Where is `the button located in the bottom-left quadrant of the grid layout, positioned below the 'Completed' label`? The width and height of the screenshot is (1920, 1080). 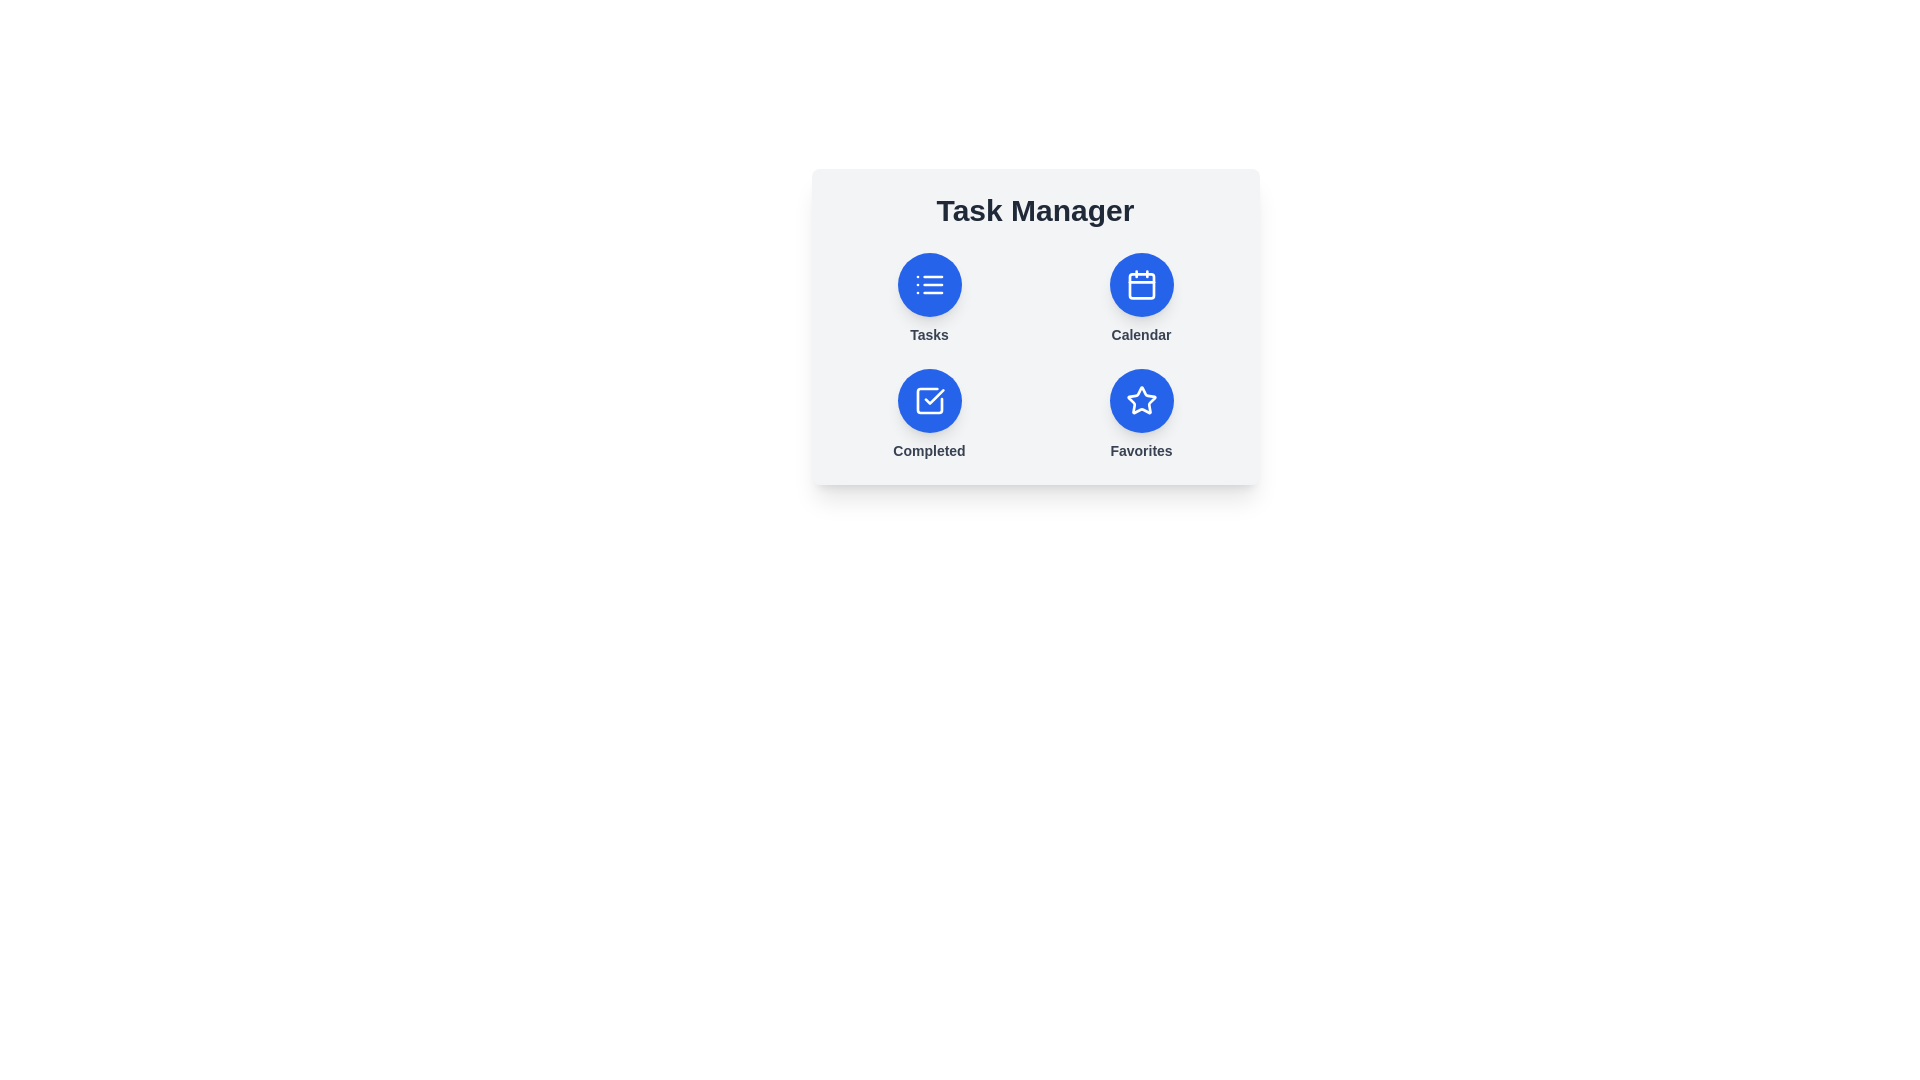
the button located in the bottom-left quadrant of the grid layout, positioned below the 'Completed' label is located at coordinates (928, 401).